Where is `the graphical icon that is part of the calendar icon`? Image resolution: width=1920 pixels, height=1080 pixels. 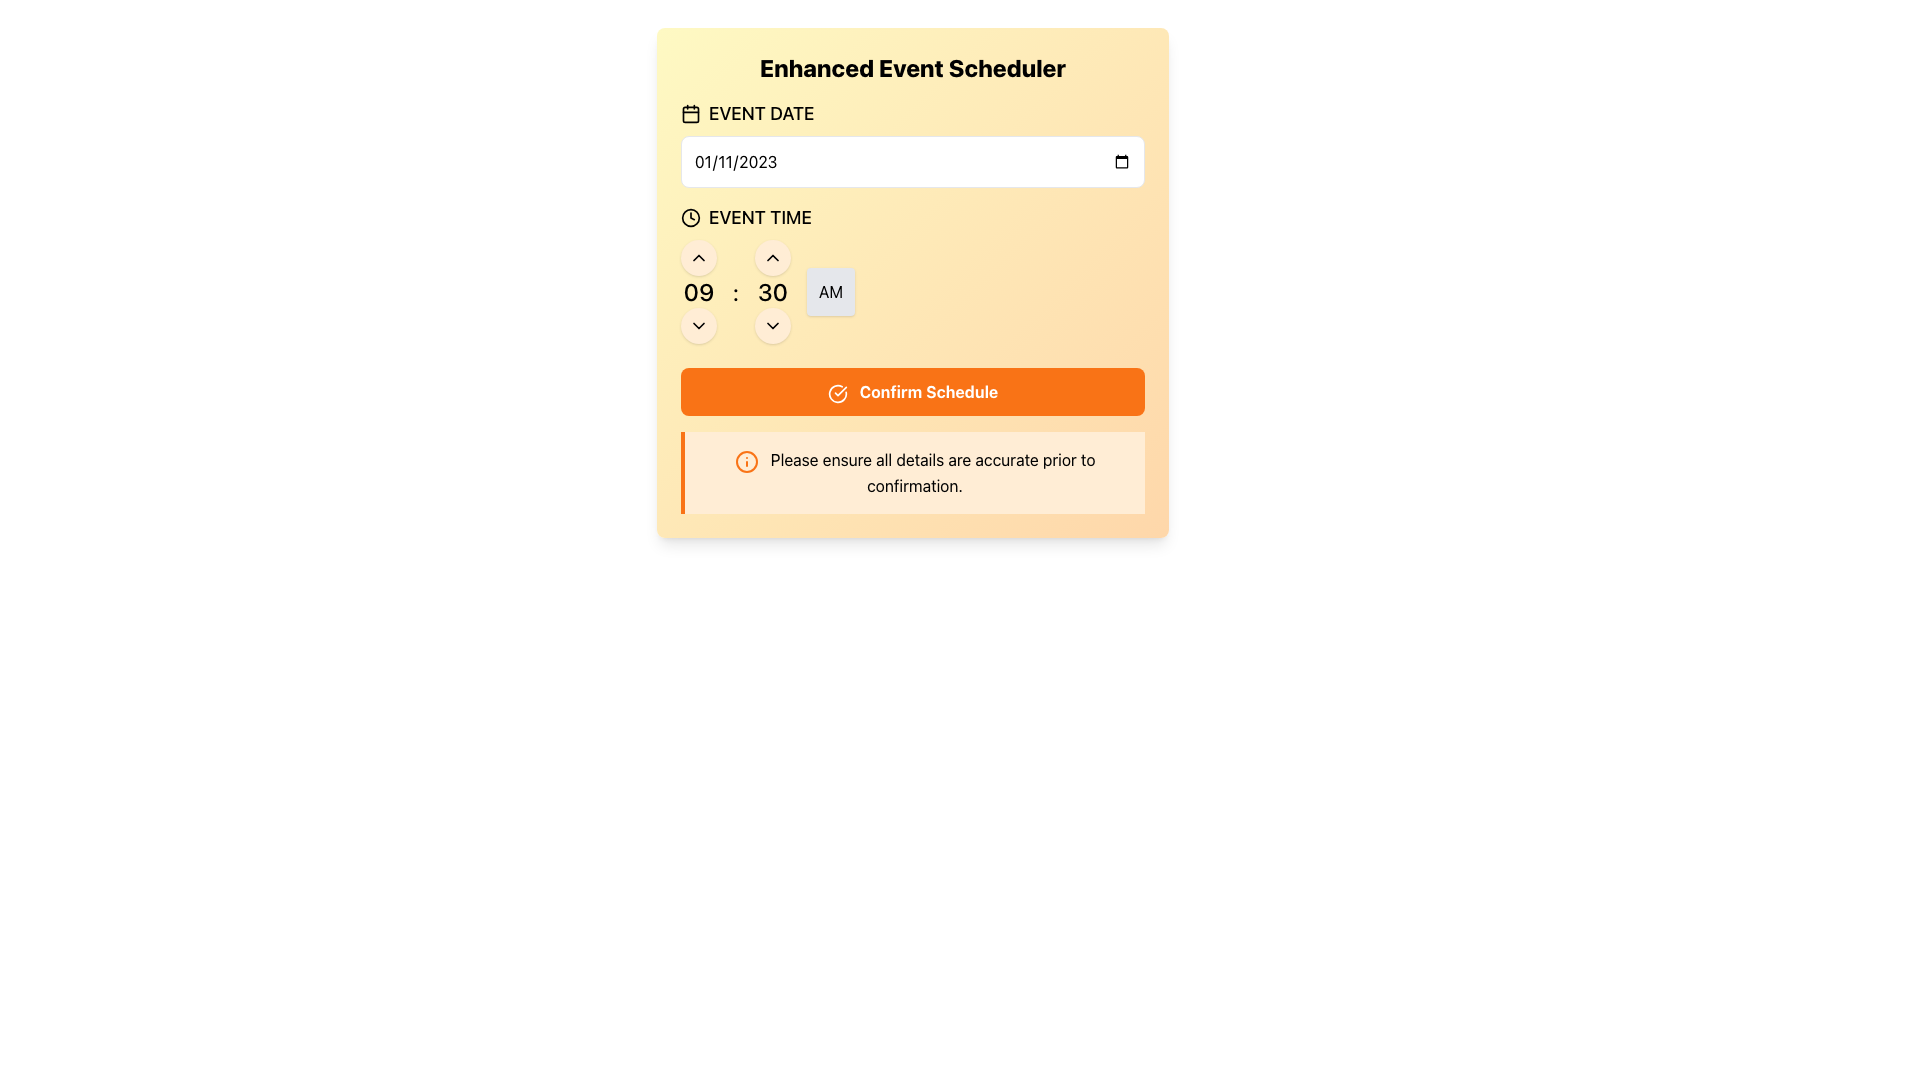 the graphical icon that is part of the calendar icon is located at coordinates (691, 114).